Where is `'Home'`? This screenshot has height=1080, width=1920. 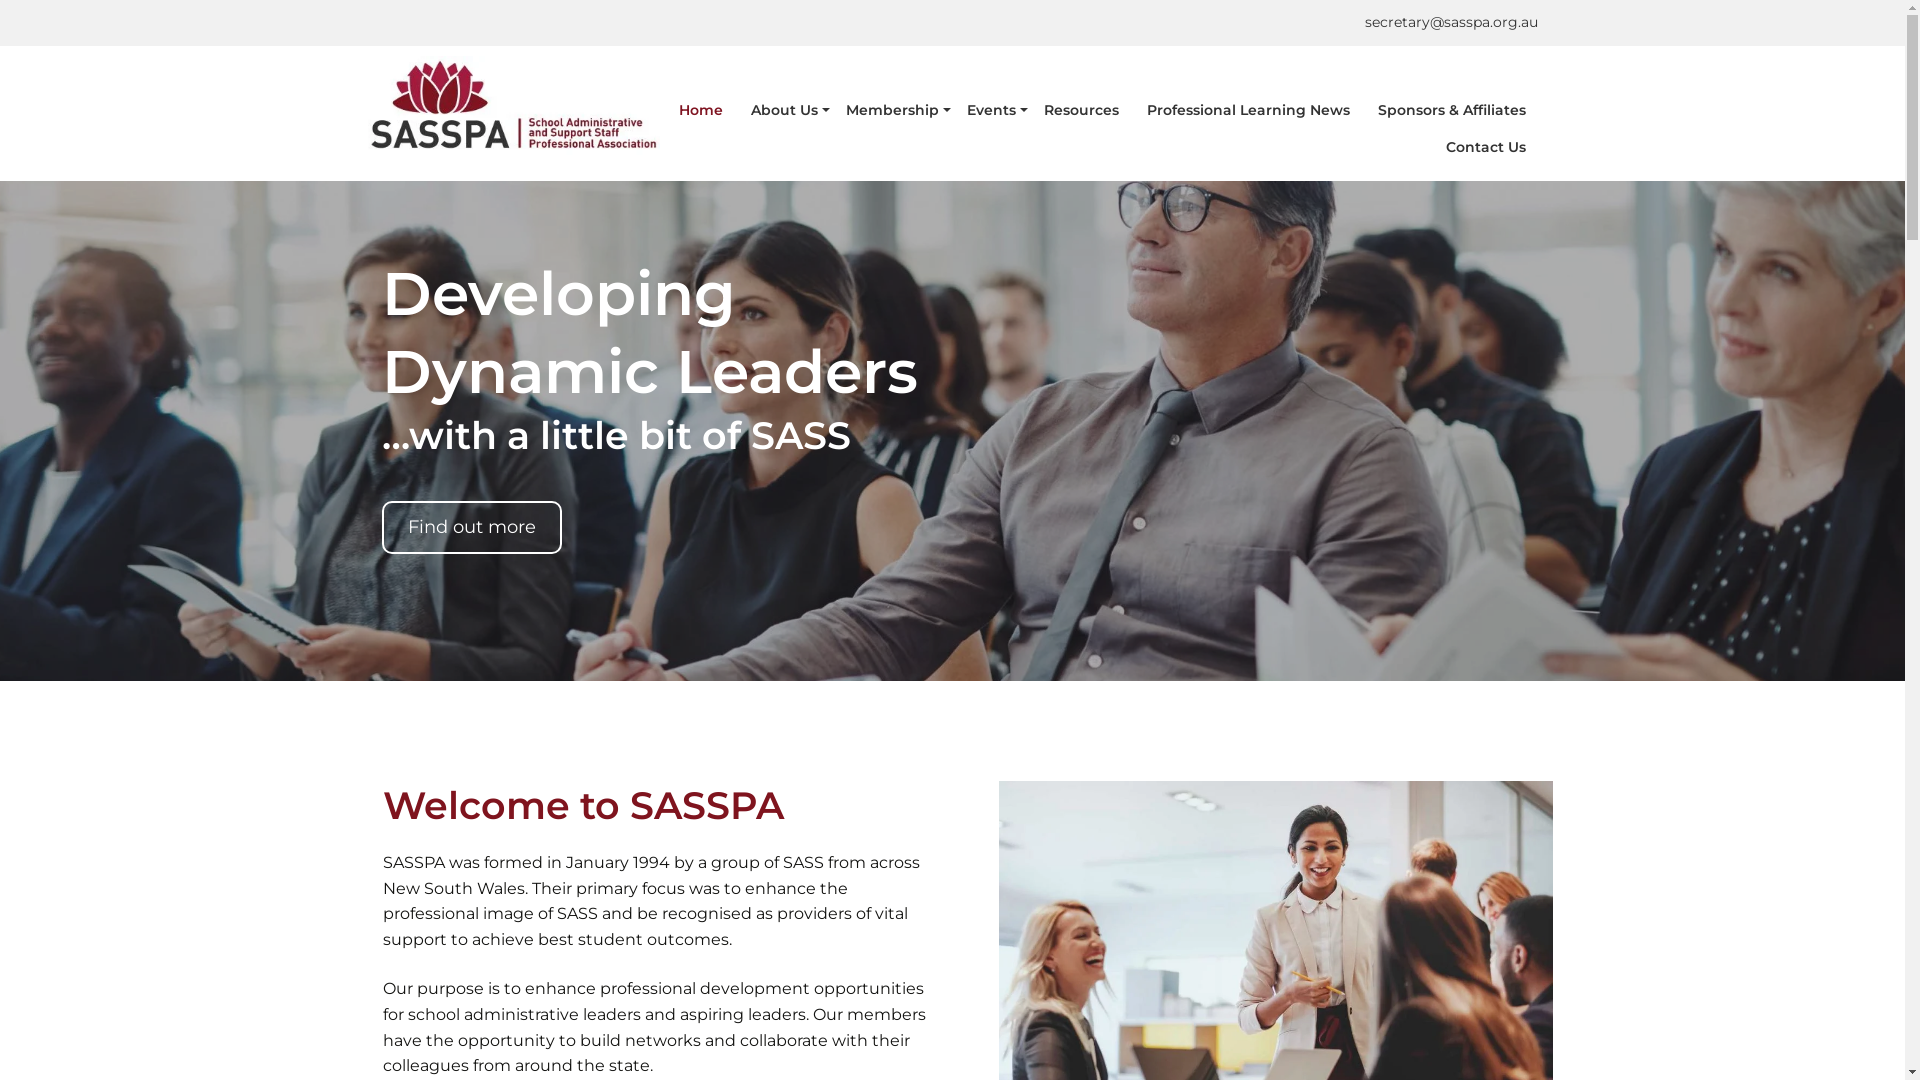 'Home' is located at coordinates (700, 110).